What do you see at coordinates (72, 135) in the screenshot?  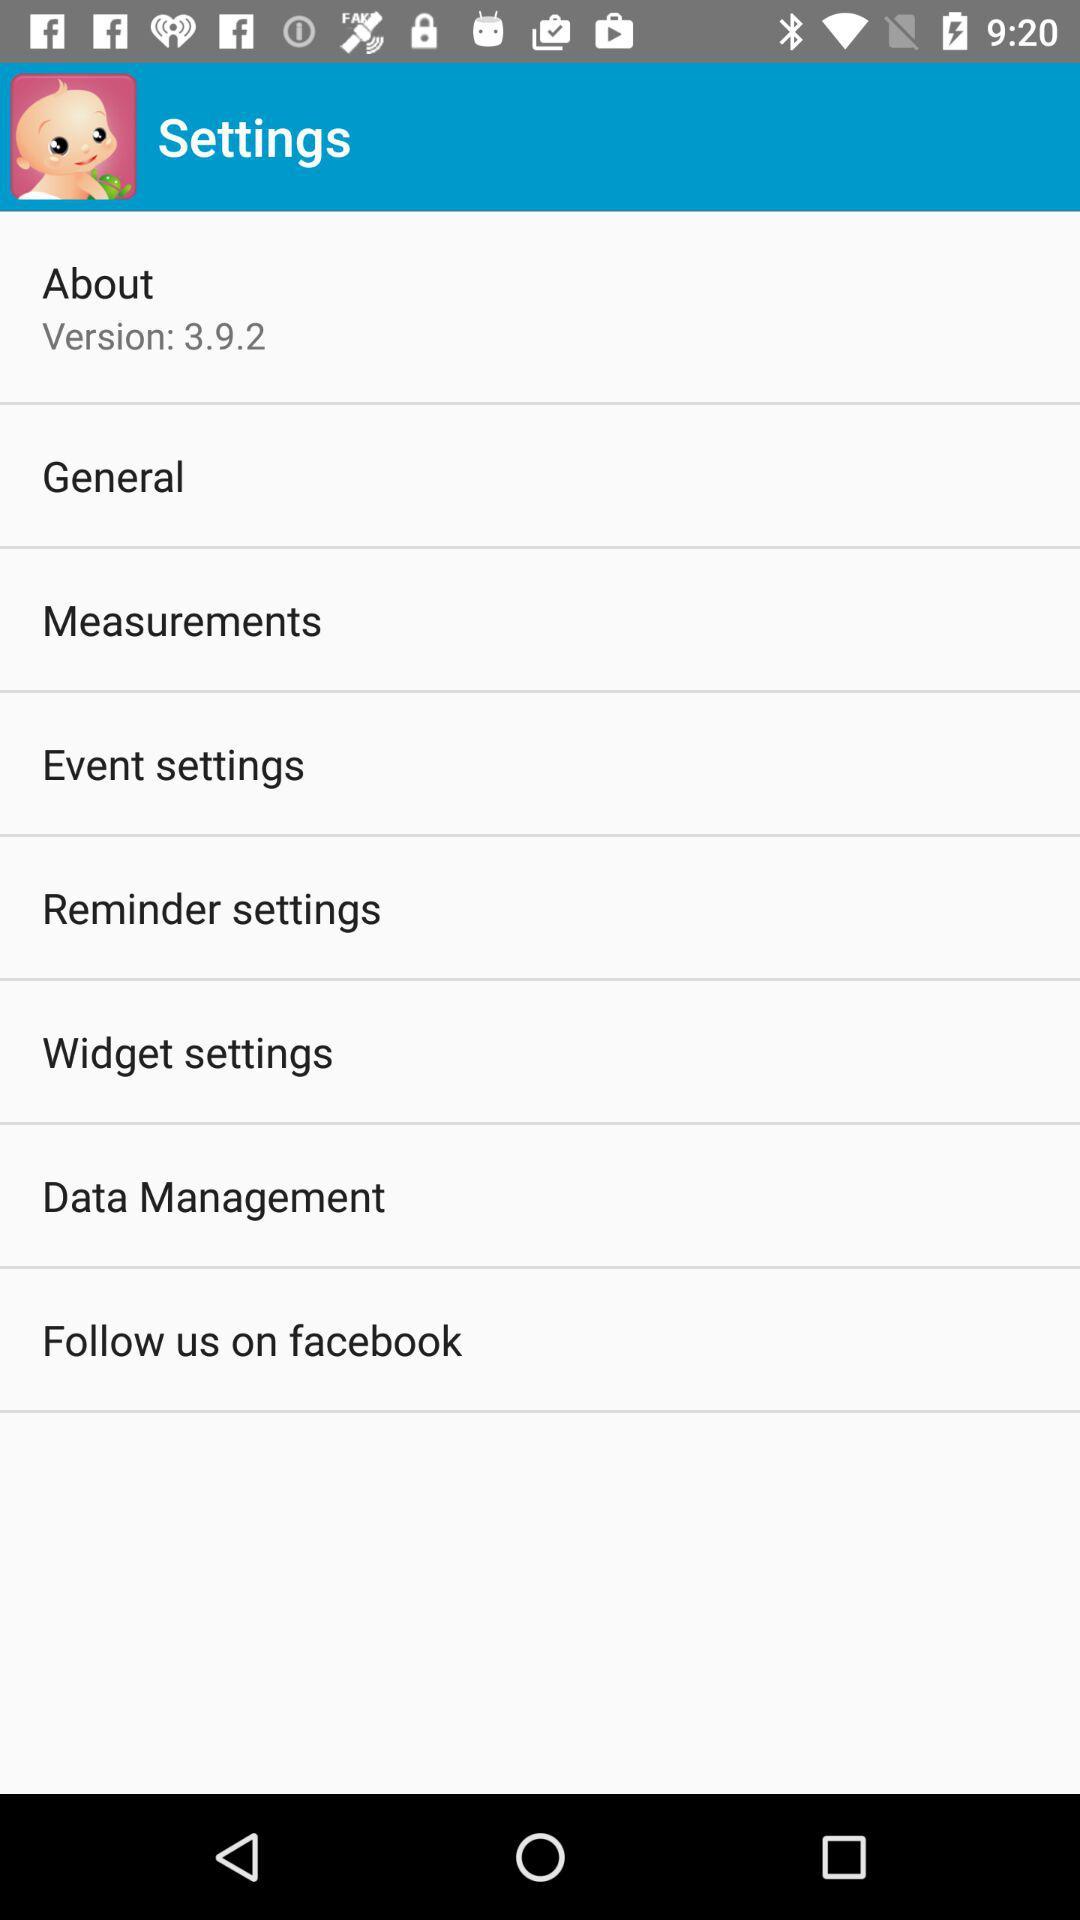 I see `the icon above about app` at bounding box center [72, 135].